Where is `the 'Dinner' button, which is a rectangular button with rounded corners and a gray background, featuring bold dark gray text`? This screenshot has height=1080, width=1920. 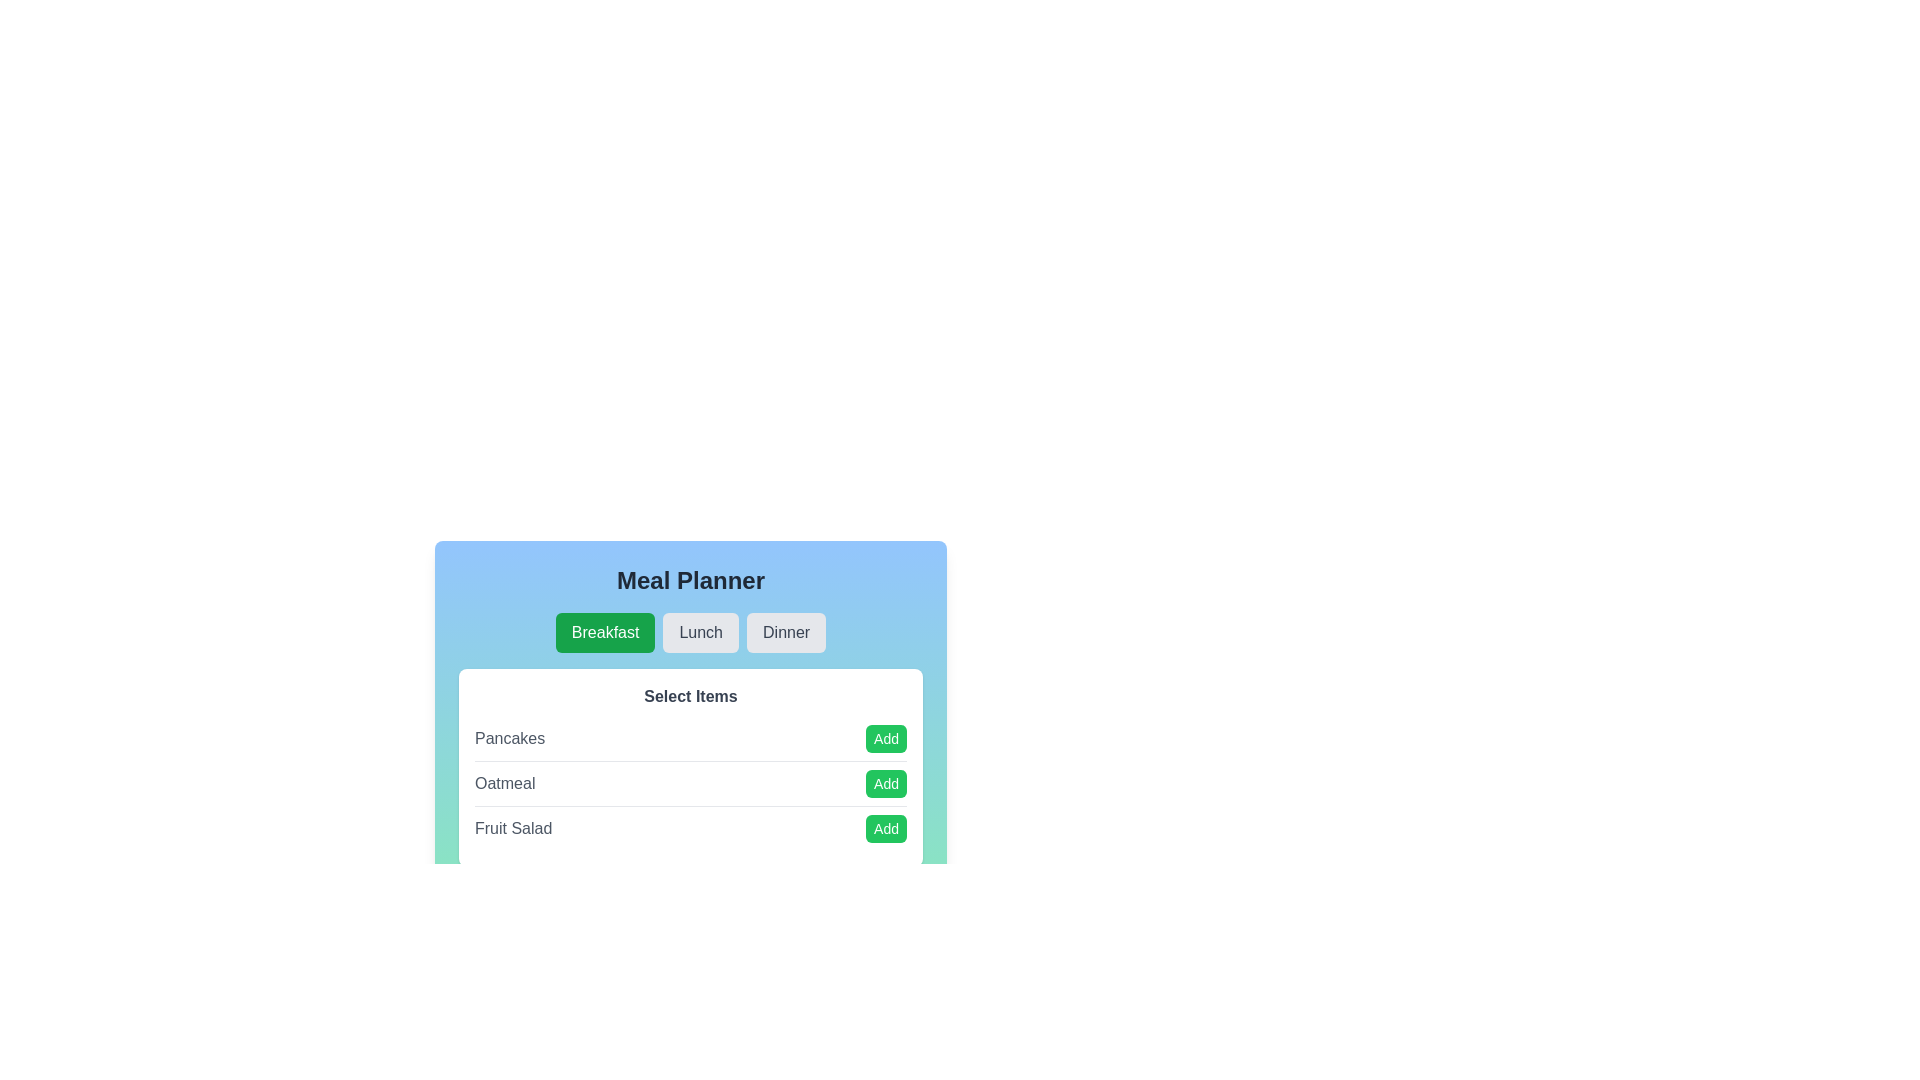
the 'Dinner' button, which is a rectangular button with rounded corners and a gray background, featuring bold dark gray text is located at coordinates (785, 632).